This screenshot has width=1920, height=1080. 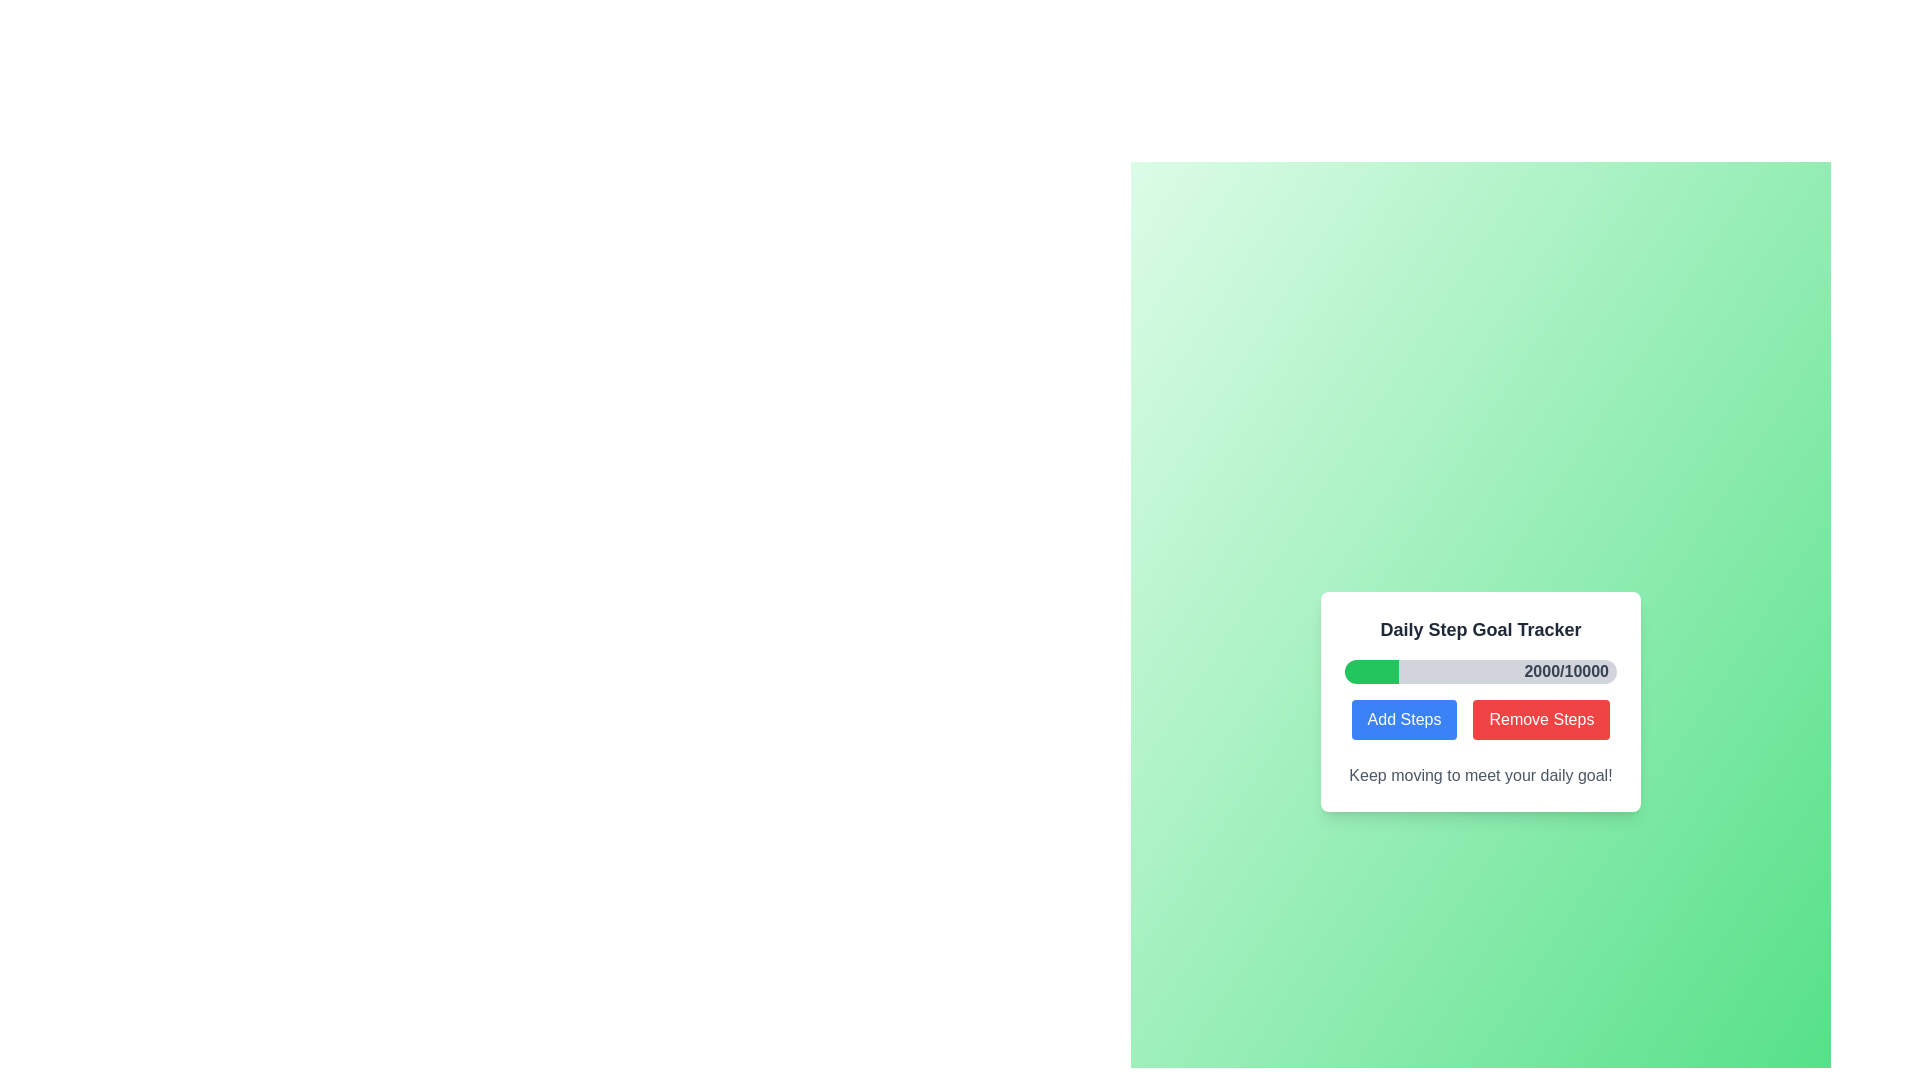 What do you see at coordinates (1540, 720) in the screenshot?
I see `the second interactive button designed to decrease the recorded steps in the daily step goal tracker` at bounding box center [1540, 720].